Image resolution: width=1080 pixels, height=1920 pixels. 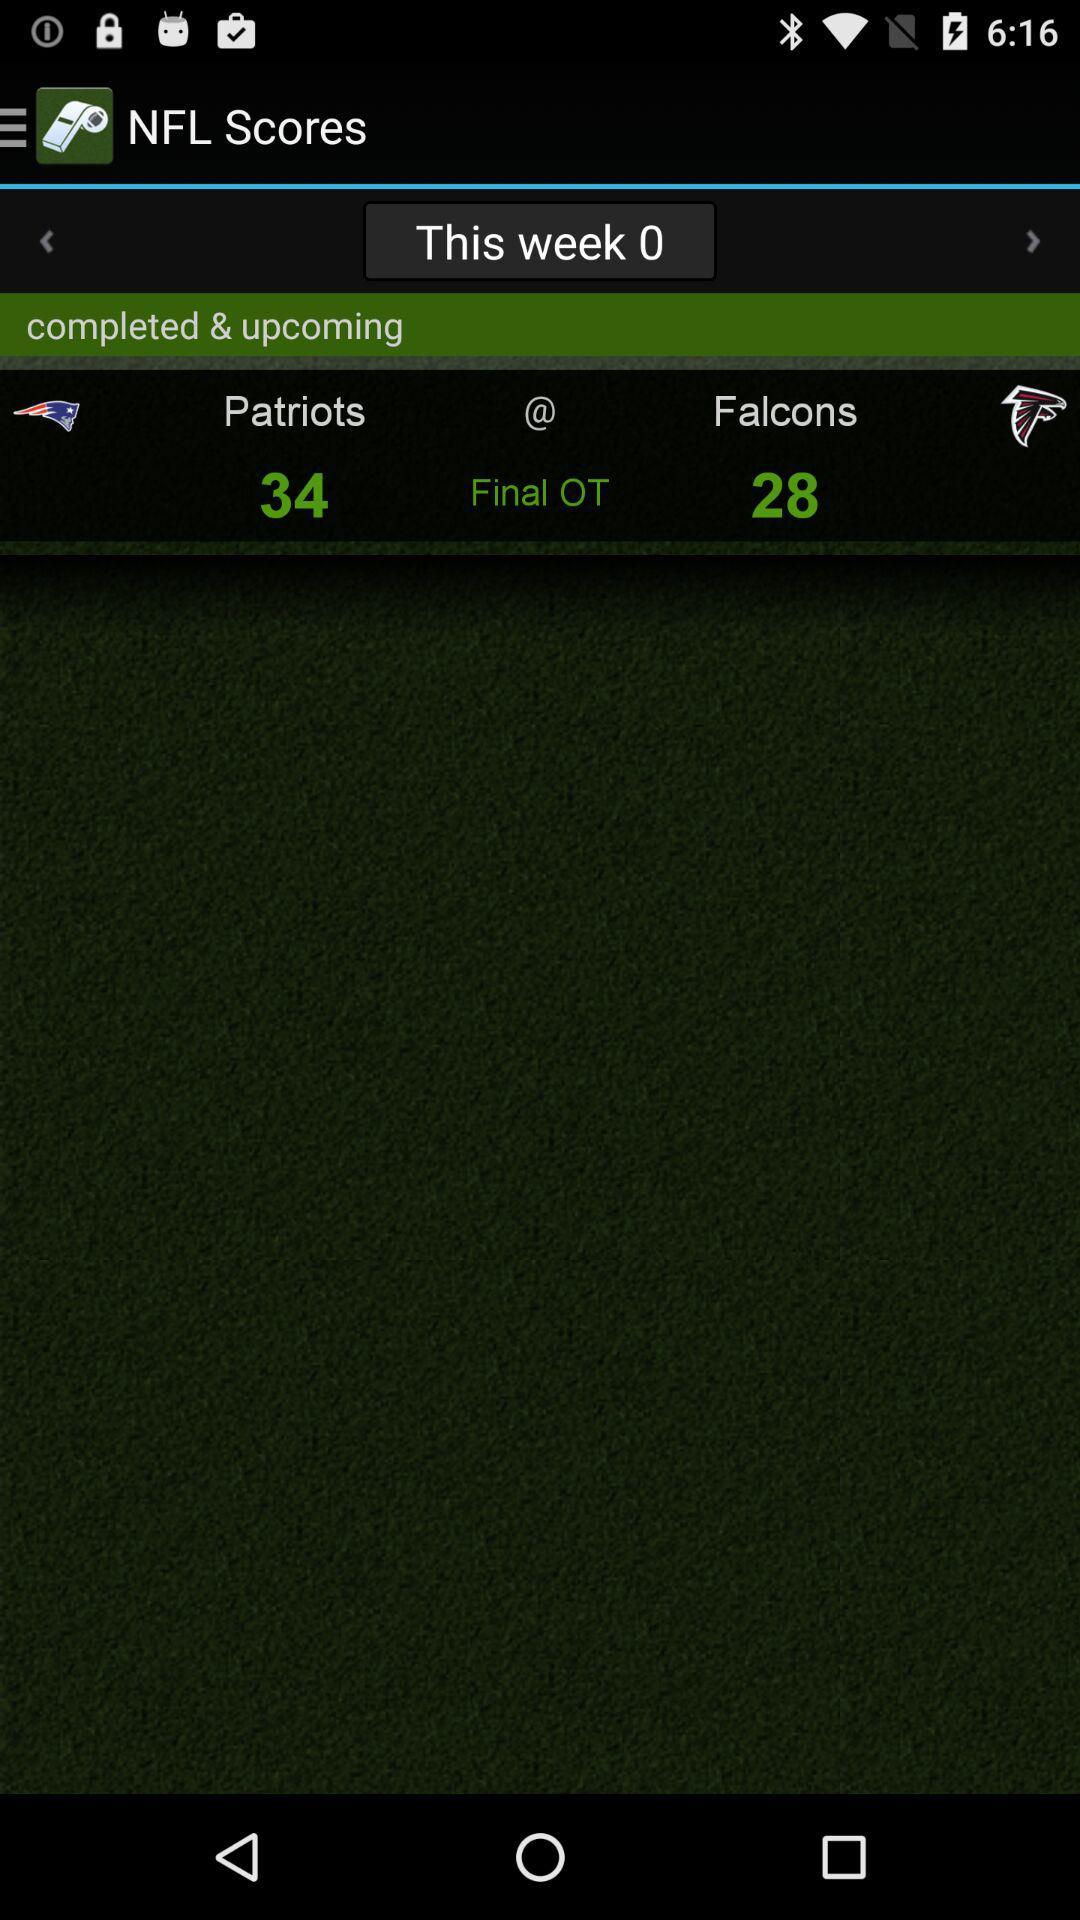 I want to click on app above falcons item, so click(x=1033, y=240).